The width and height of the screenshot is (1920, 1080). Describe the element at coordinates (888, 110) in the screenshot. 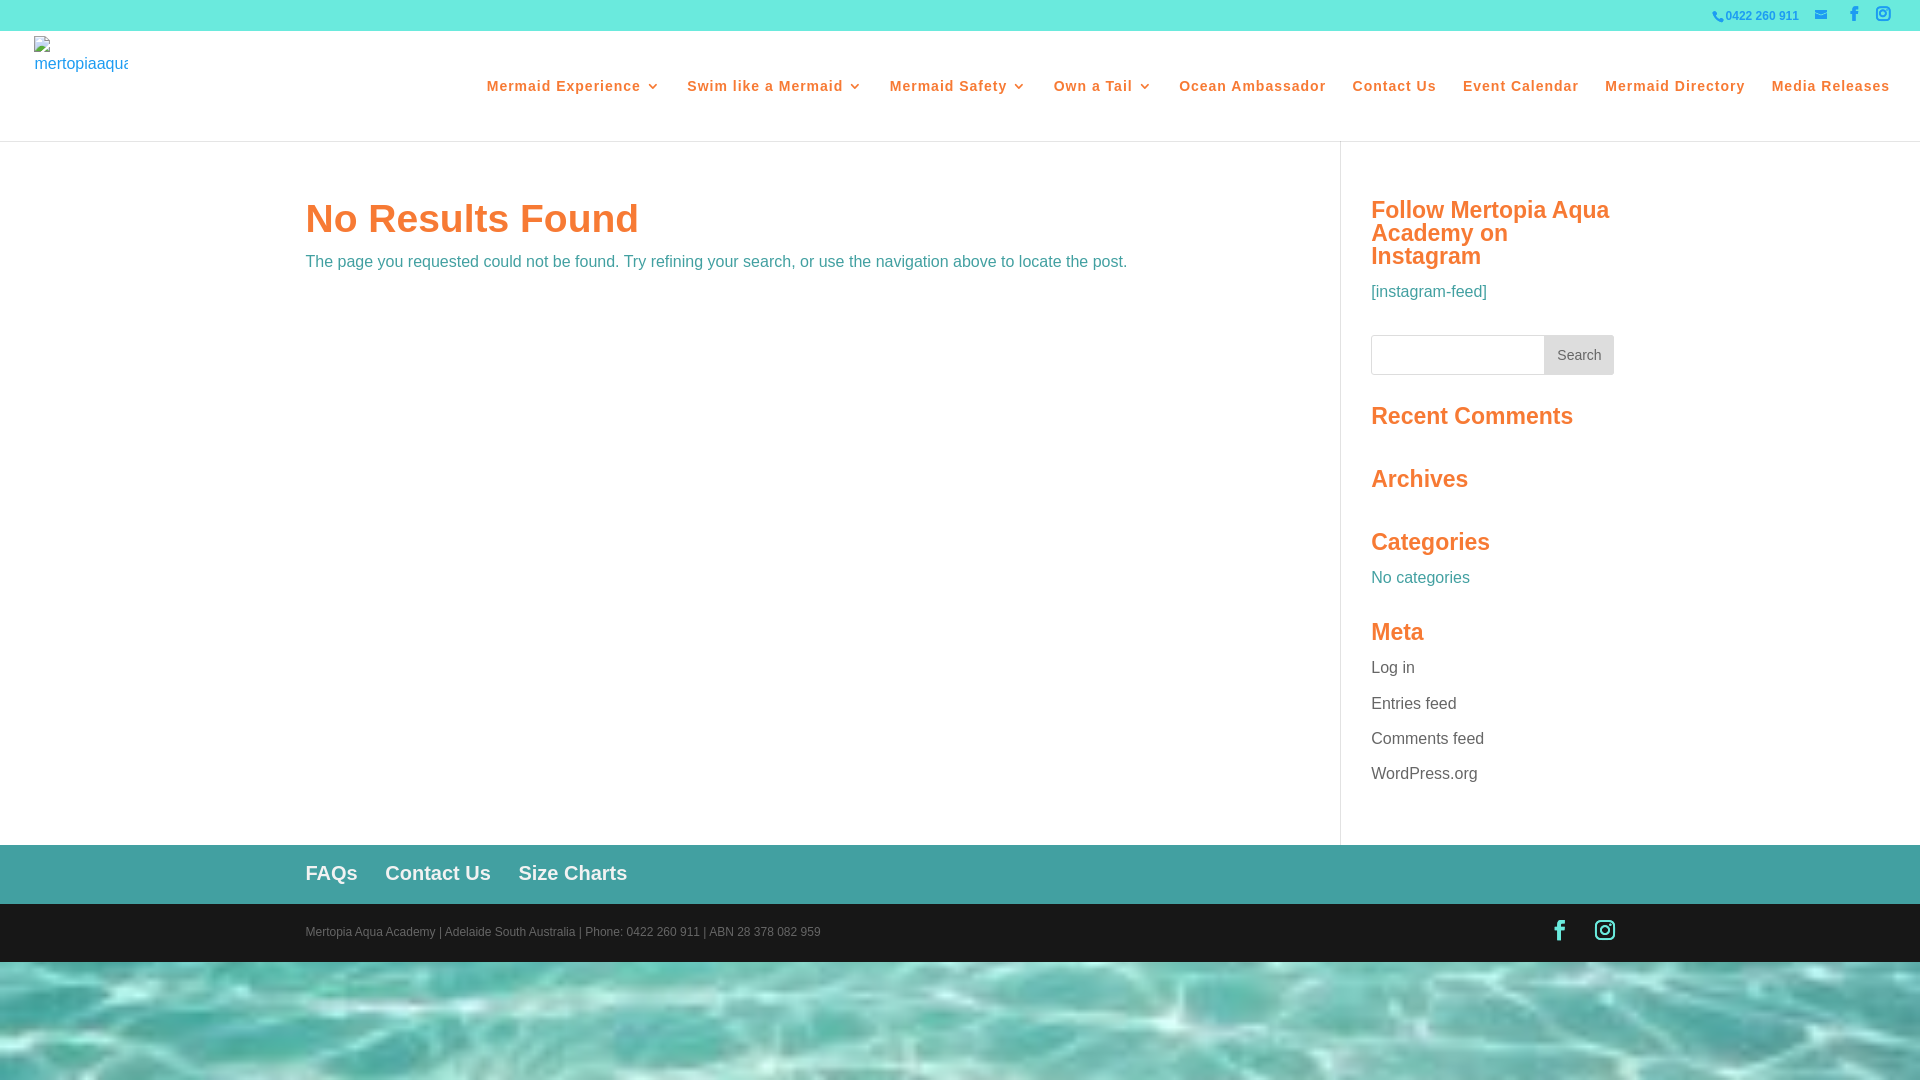

I see `'Mermaid Safety'` at that location.